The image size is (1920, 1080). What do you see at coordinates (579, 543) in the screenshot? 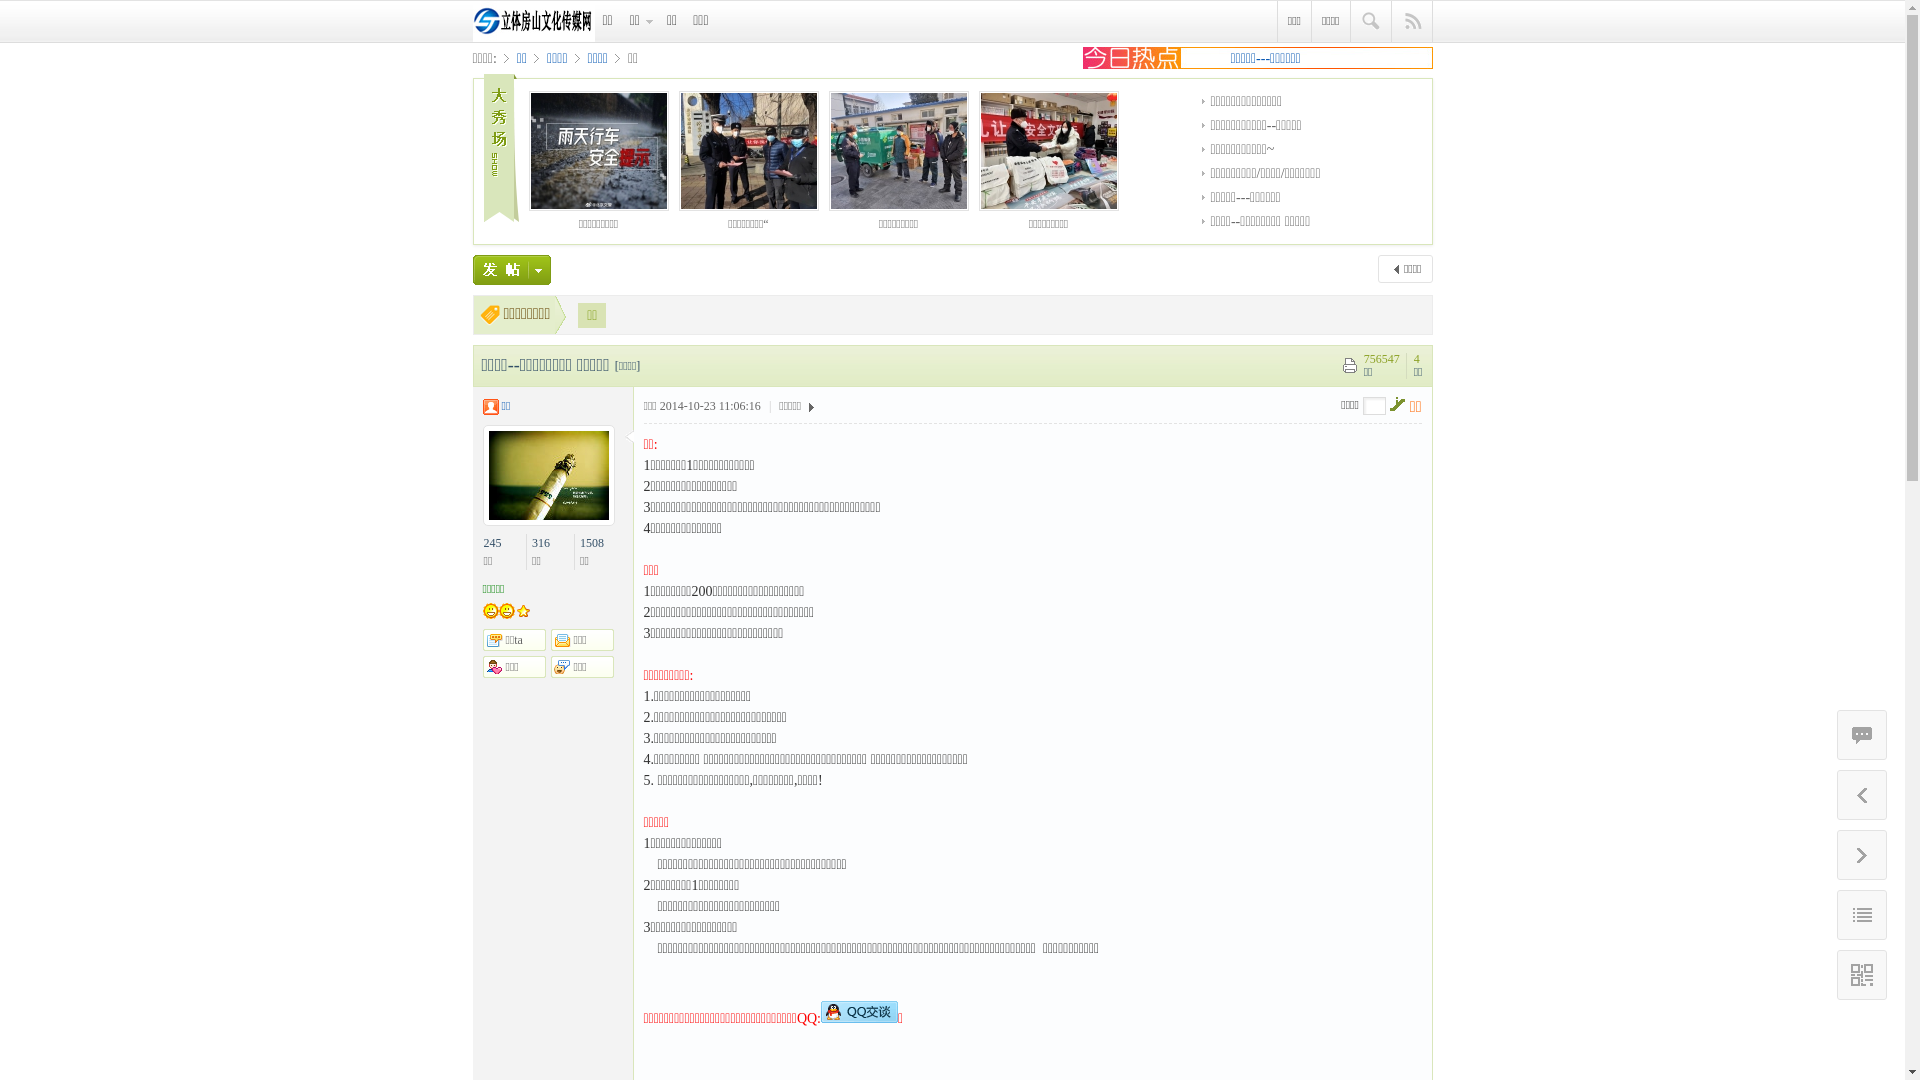
I see `'1508'` at bounding box center [579, 543].